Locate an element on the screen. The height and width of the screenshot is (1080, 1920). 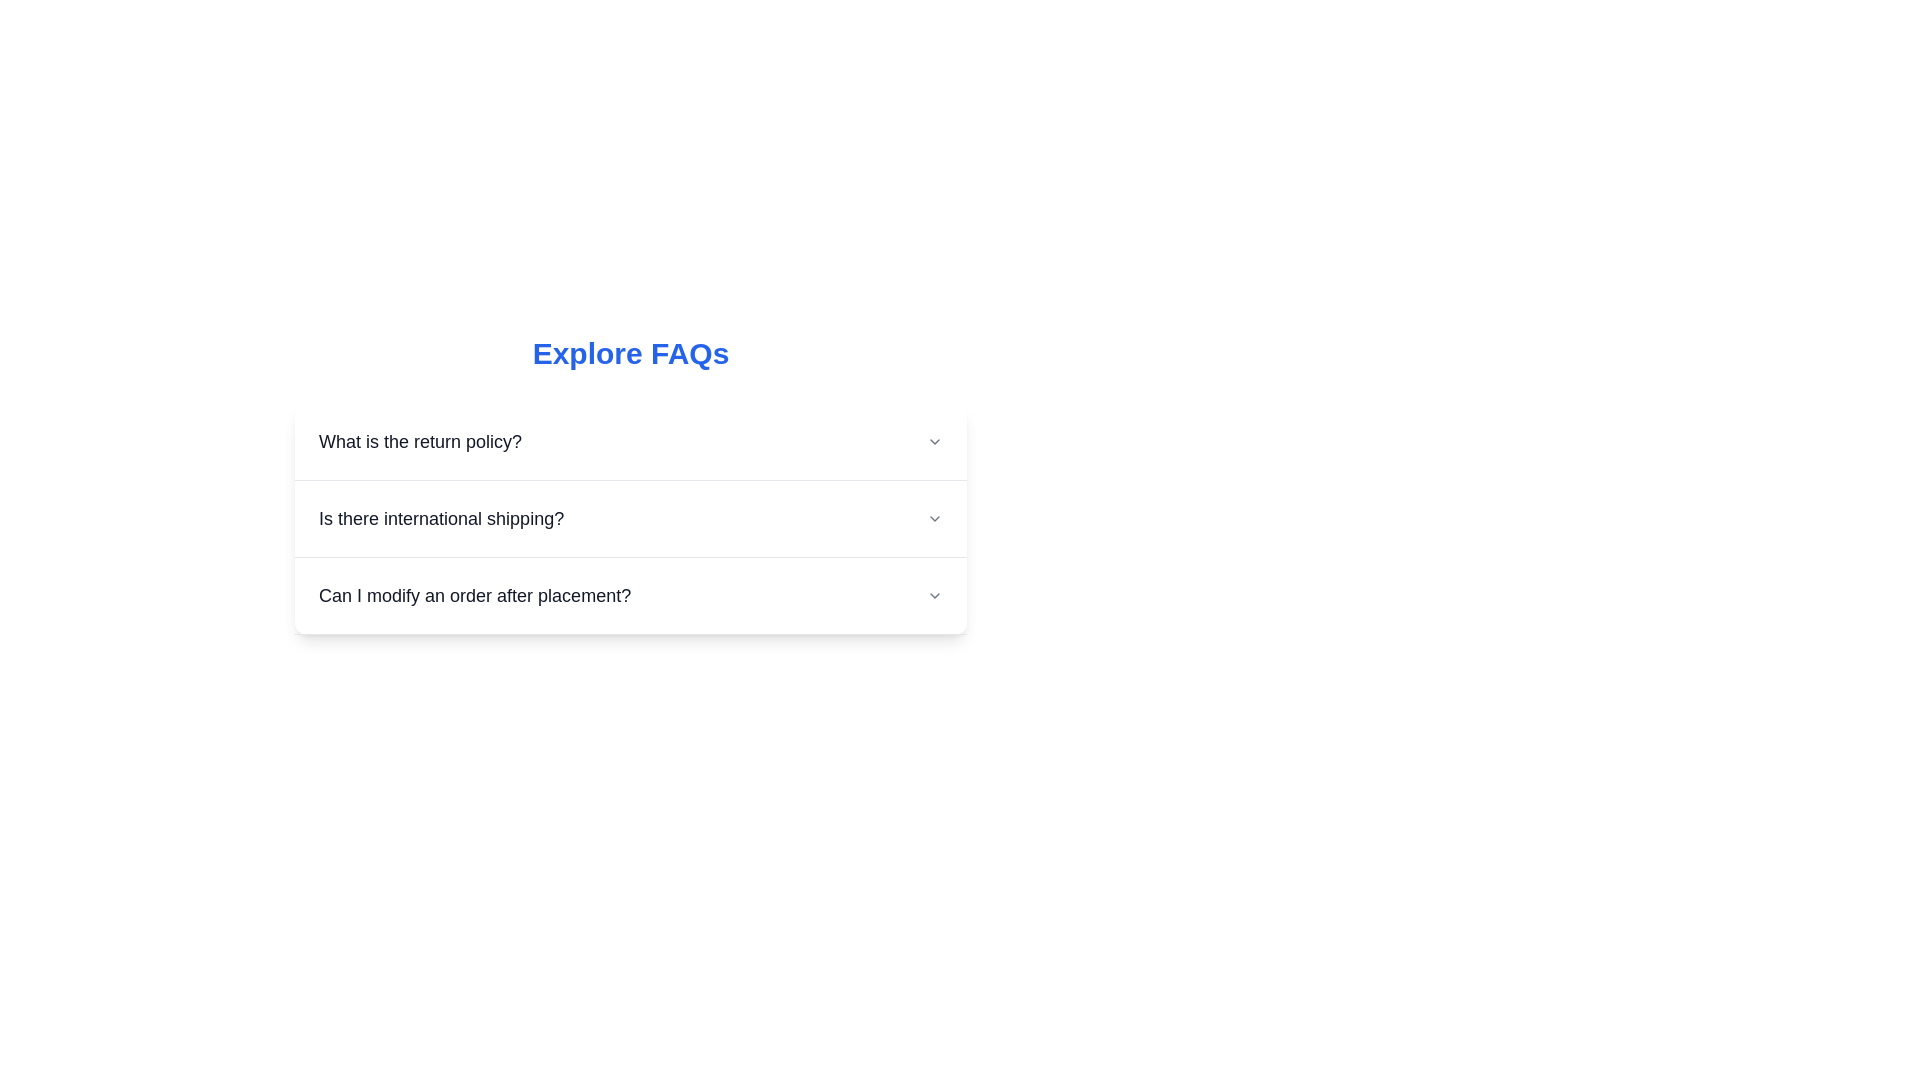
the downward-facing chevron icon located on the right side of the 'What is the return policy?' section is located at coordinates (934, 441).